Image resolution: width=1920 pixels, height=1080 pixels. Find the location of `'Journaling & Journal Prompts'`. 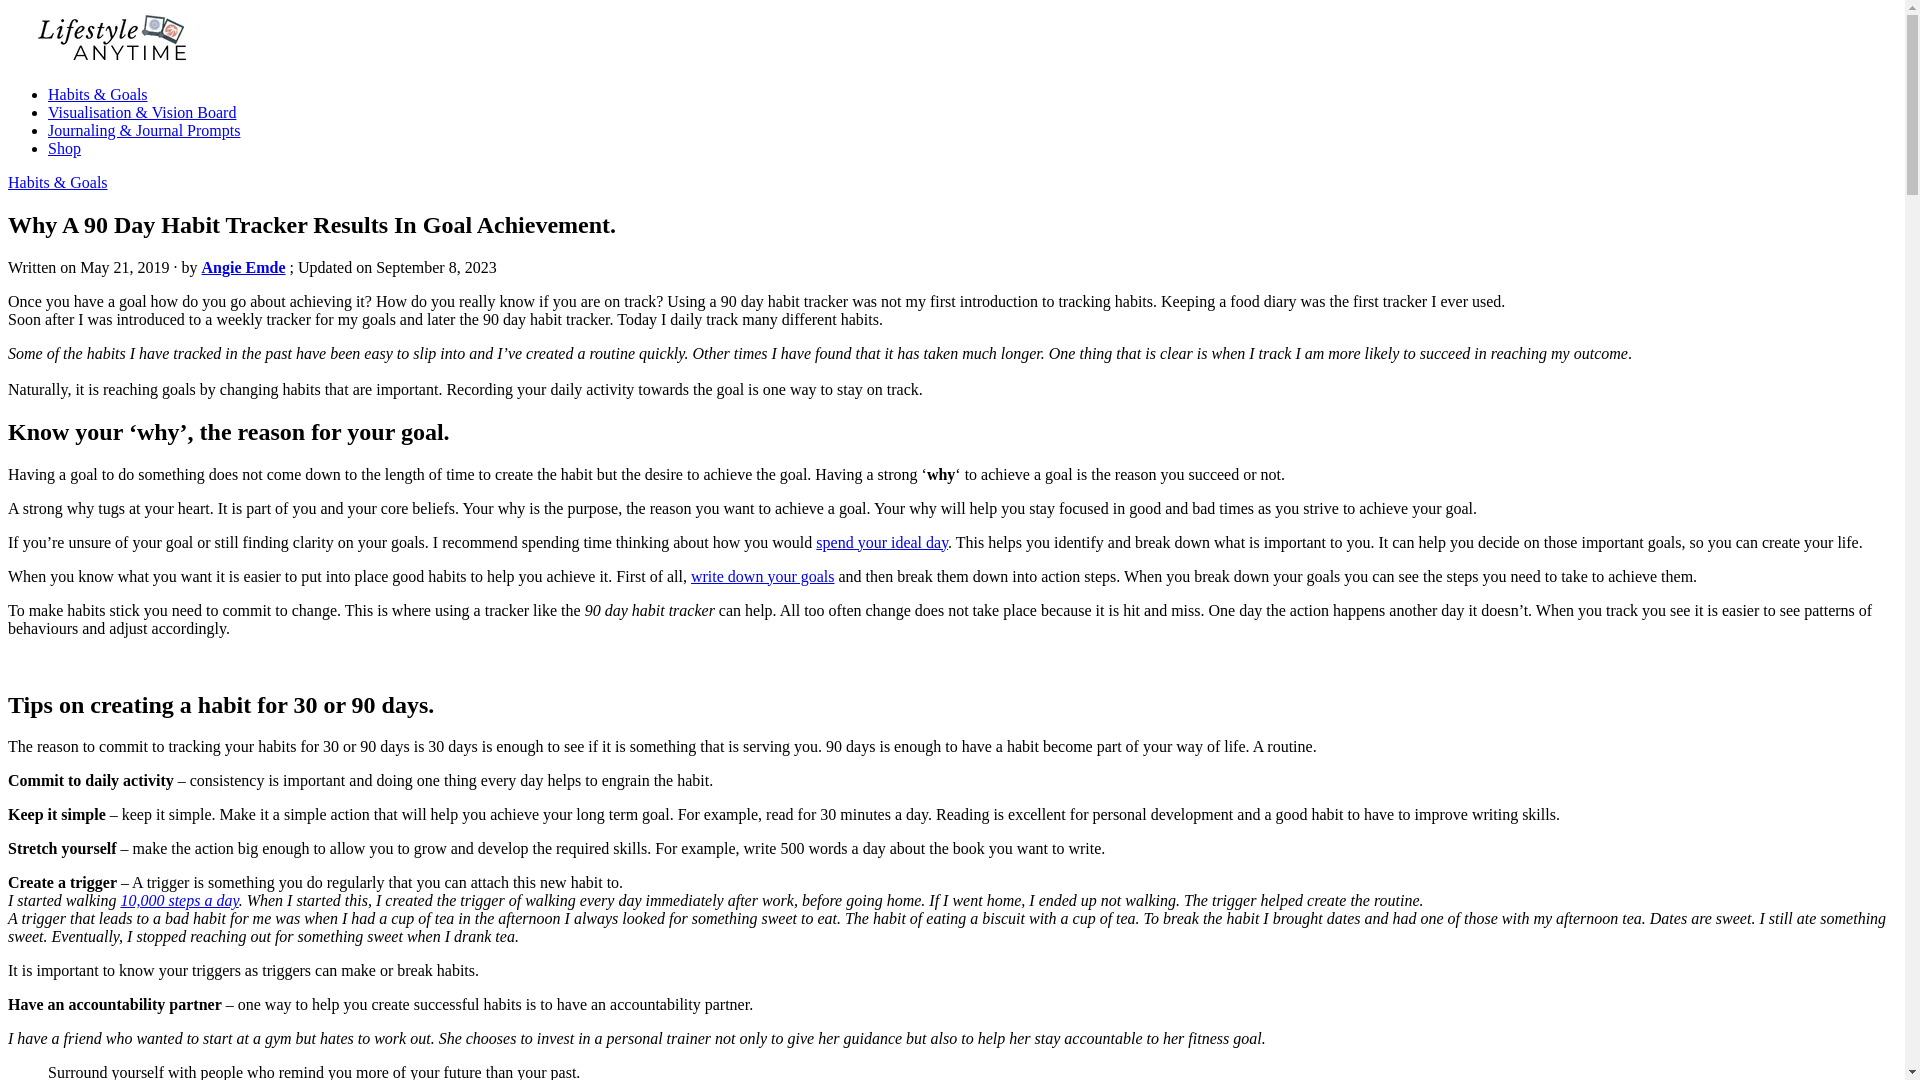

'Journaling & Journal Prompts' is located at coordinates (143, 130).